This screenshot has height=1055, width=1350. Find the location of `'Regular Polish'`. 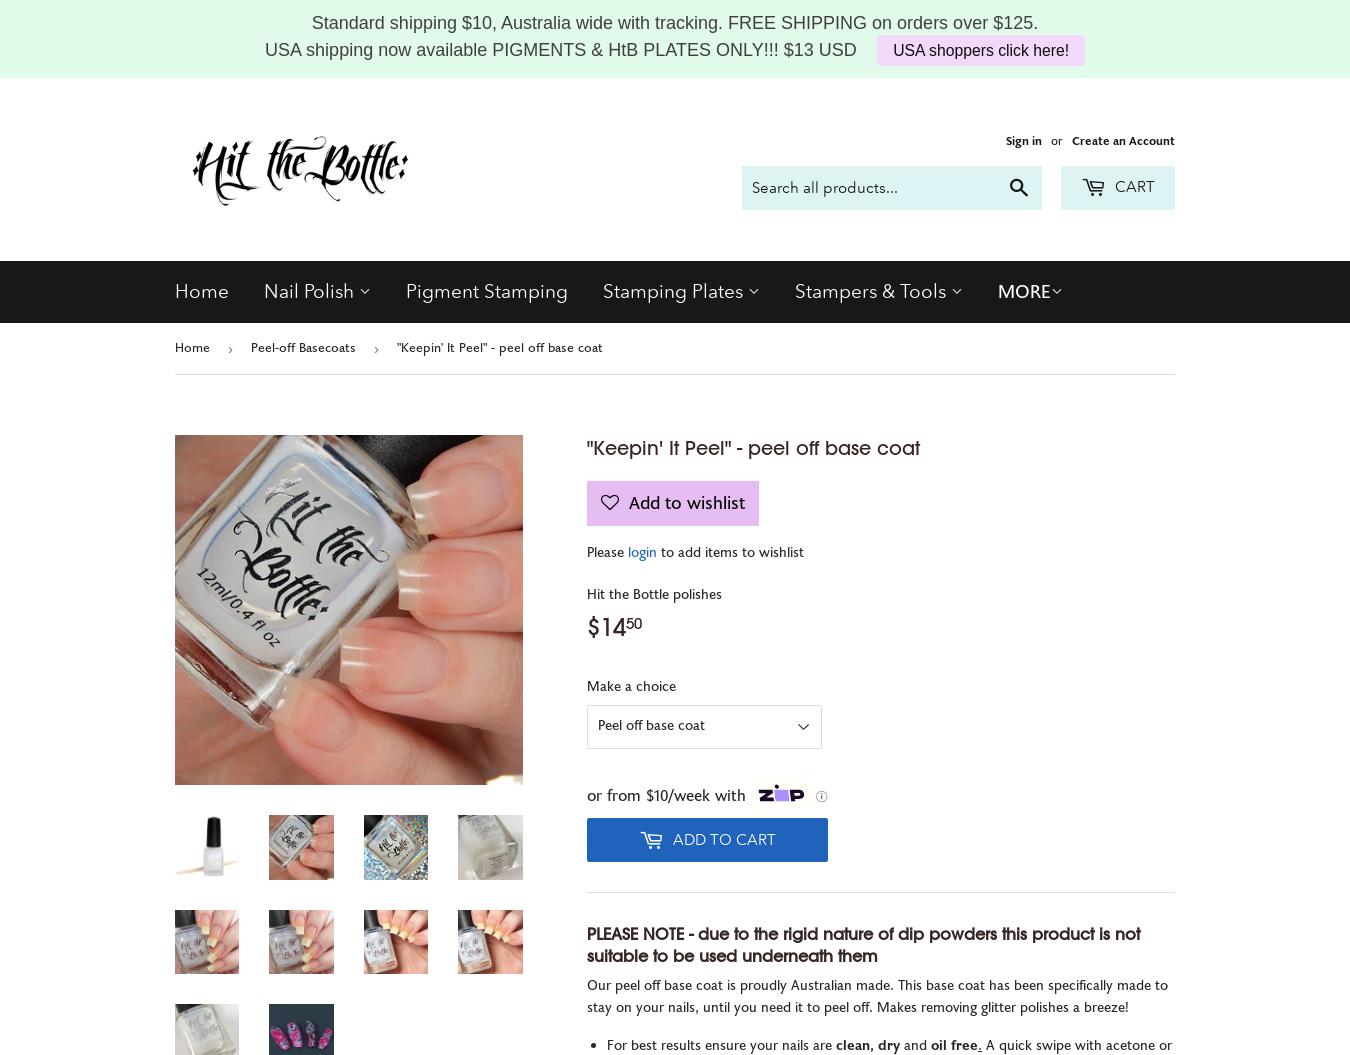

'Regular Polish' is located at coordinates (325, 599).